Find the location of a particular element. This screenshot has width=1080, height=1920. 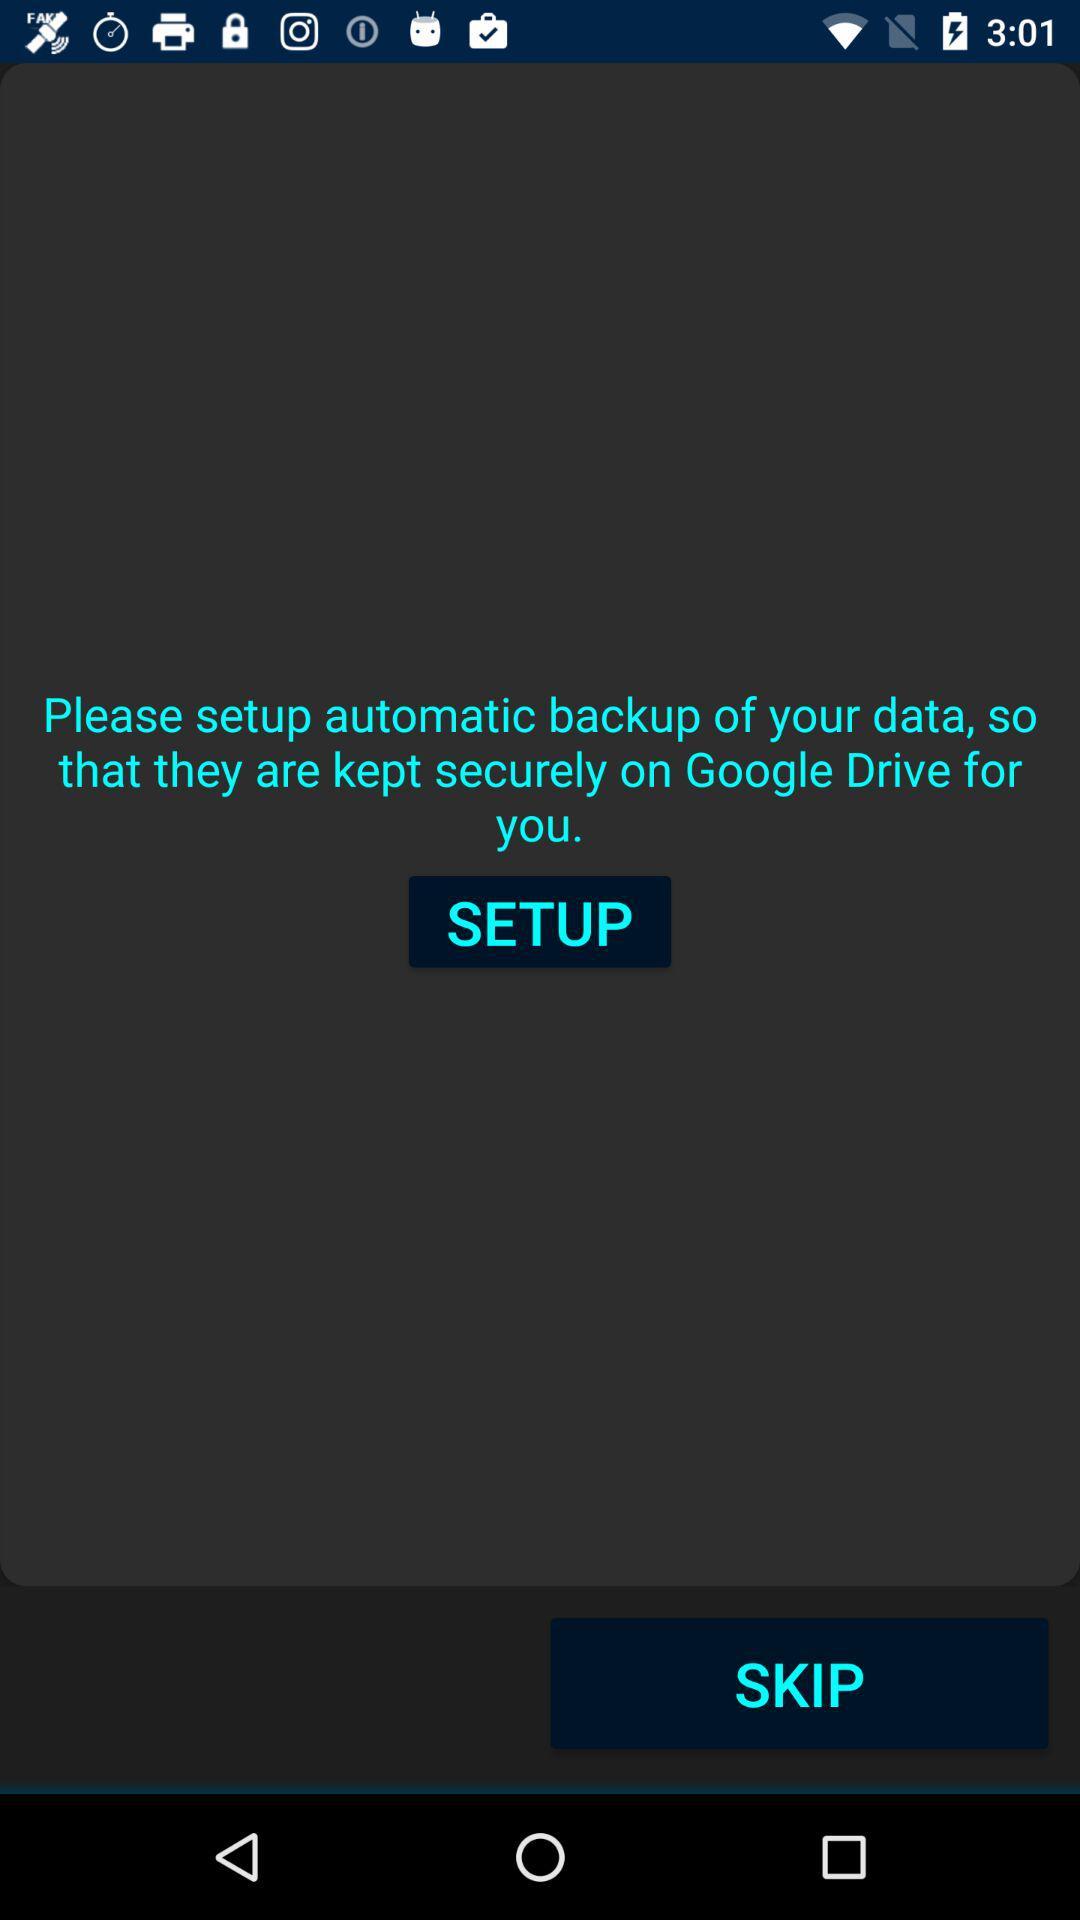

item at the bottom right corner is located at coordinates (798, 1682).